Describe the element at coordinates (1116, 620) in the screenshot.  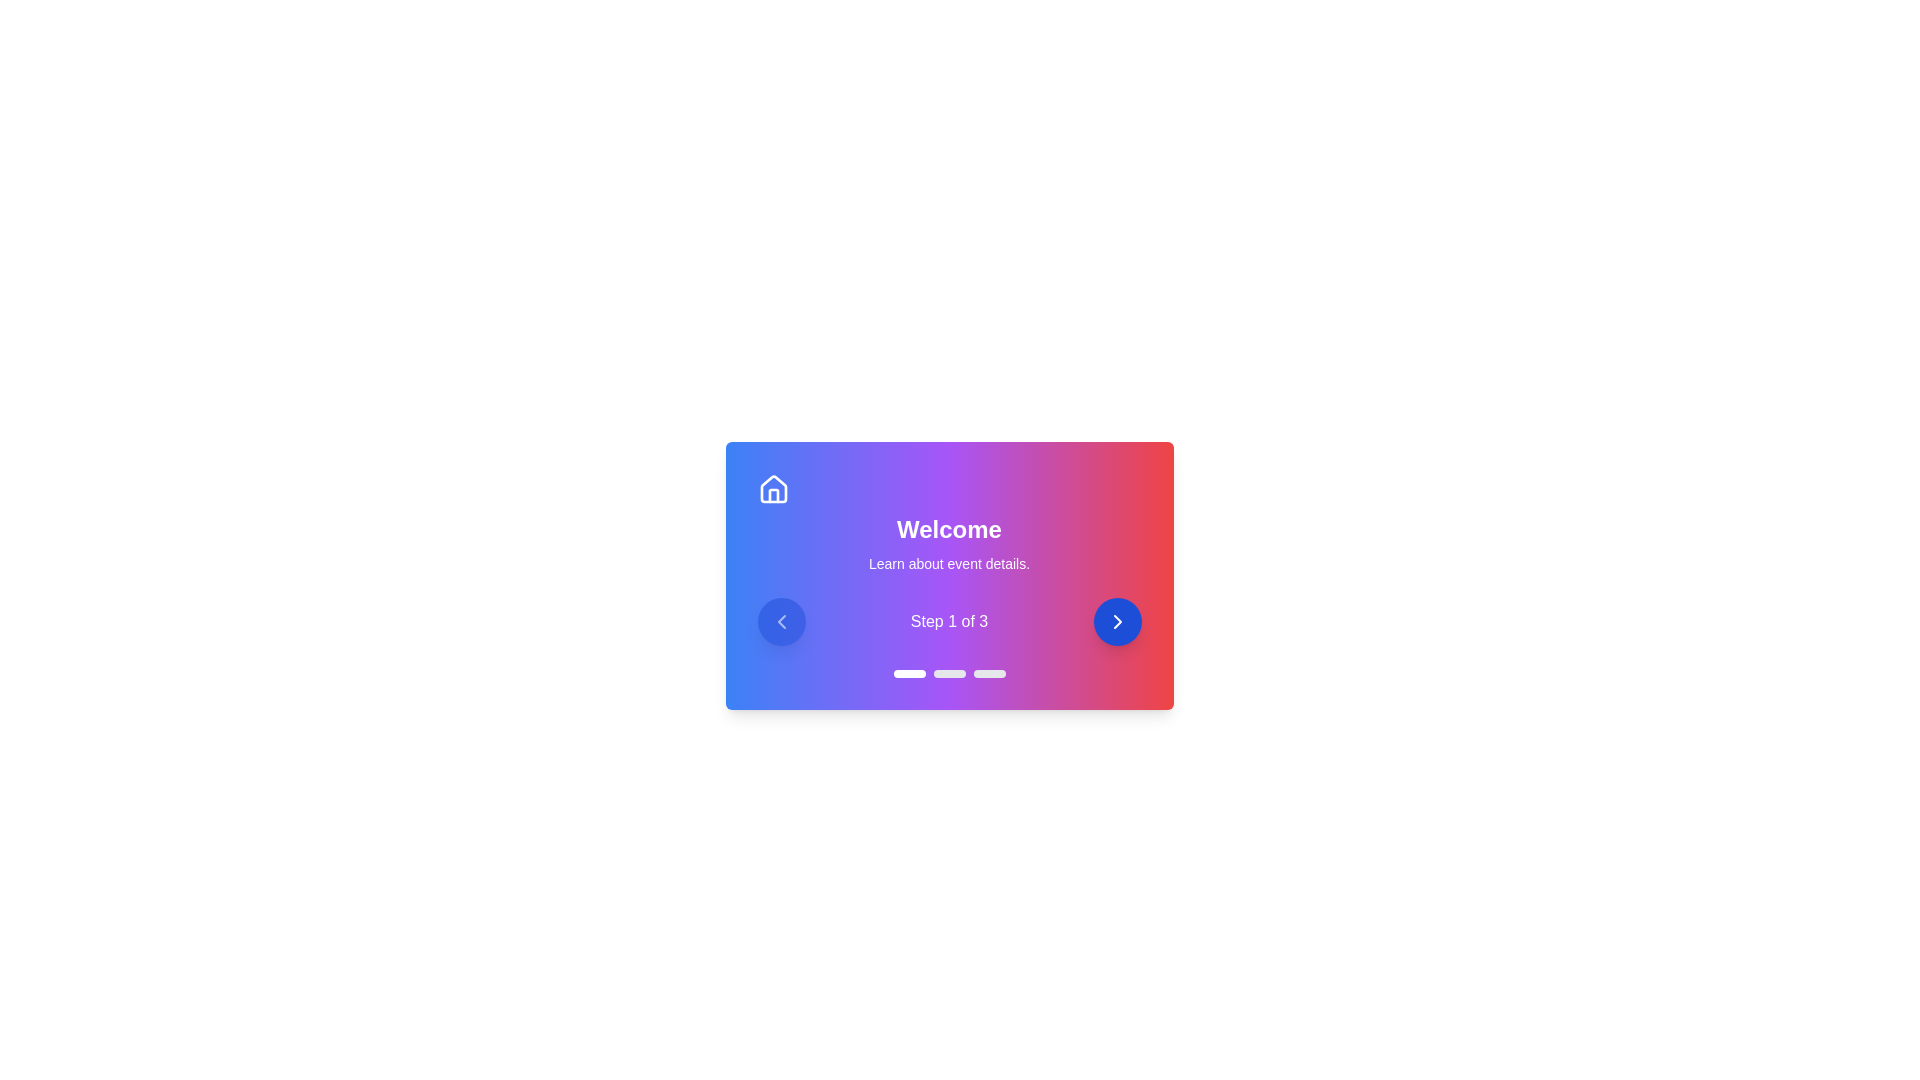
I see `the right arrow button to navigate to the next step` at that location.